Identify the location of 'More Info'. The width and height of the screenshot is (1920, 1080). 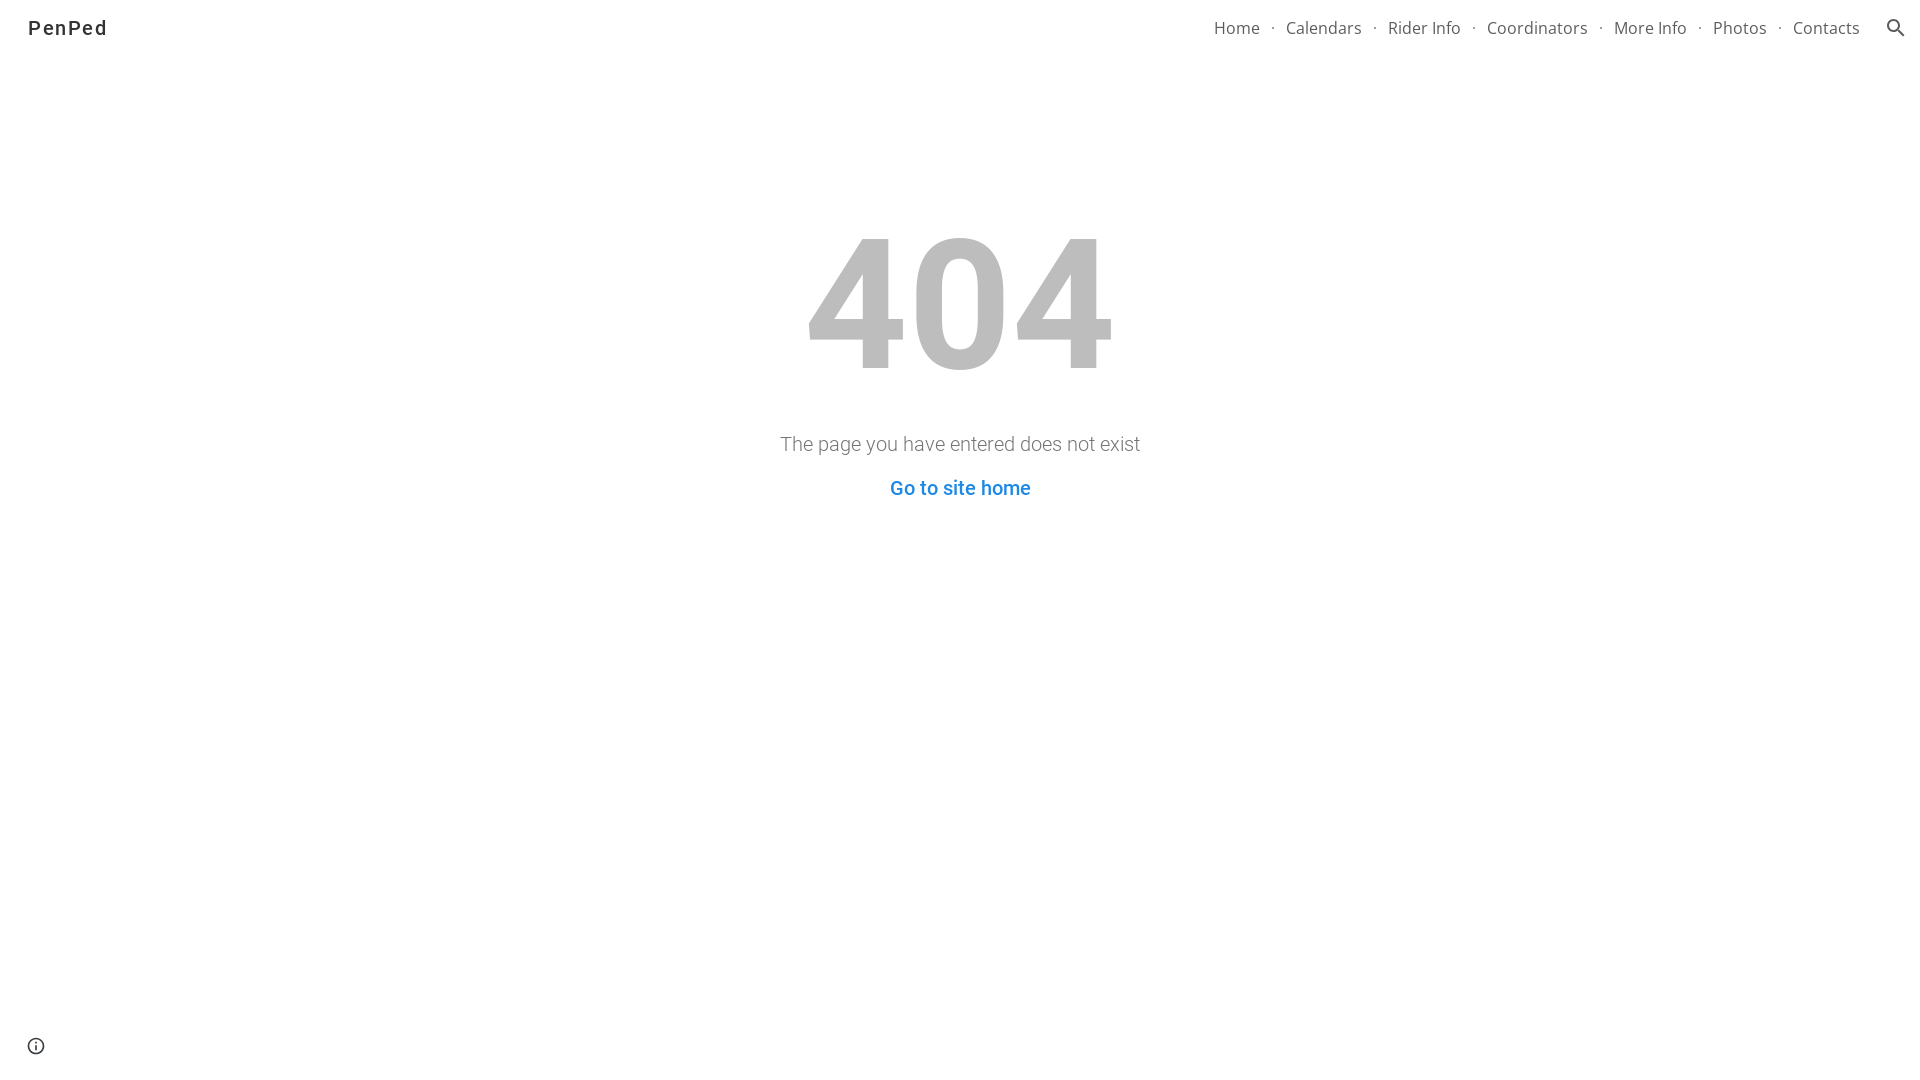
(1650, 27).